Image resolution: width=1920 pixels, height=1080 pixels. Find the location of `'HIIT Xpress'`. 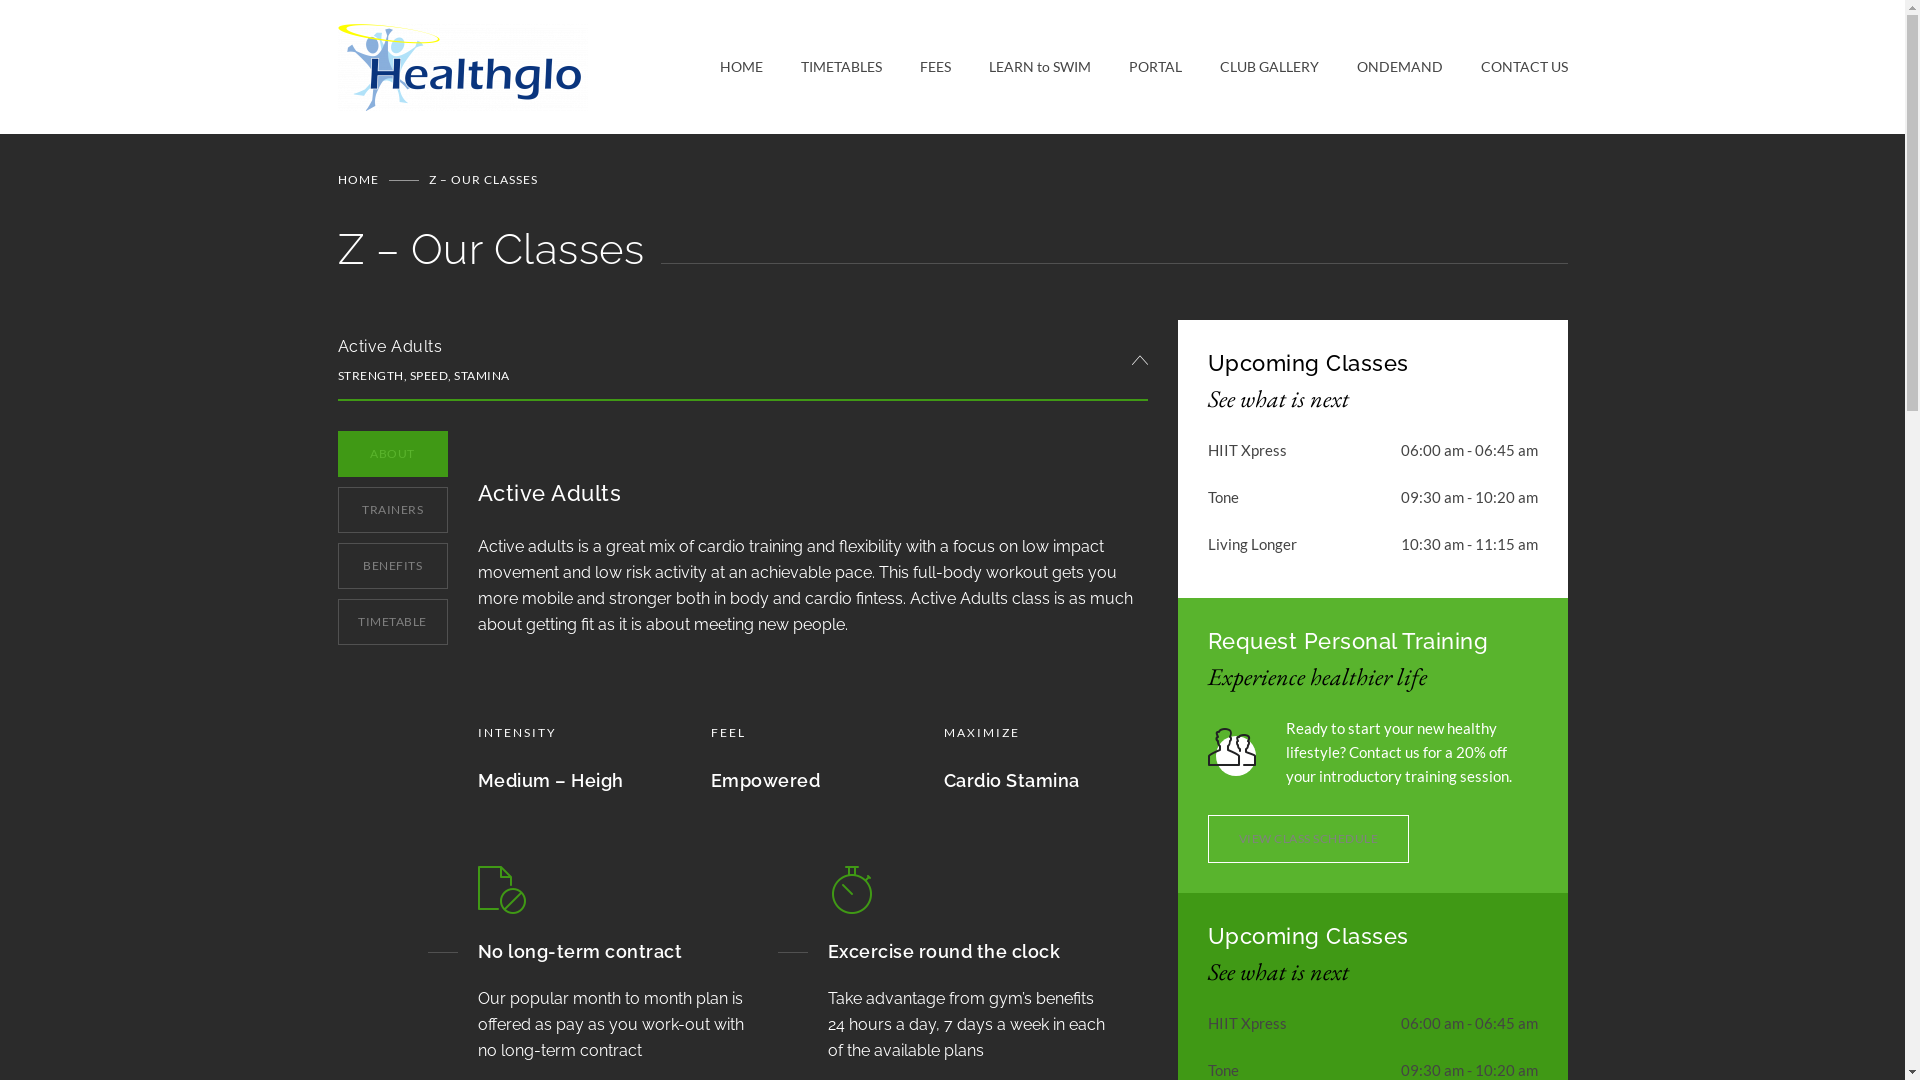

'HIIT Xpress' is located at coordinates (1246, 450).